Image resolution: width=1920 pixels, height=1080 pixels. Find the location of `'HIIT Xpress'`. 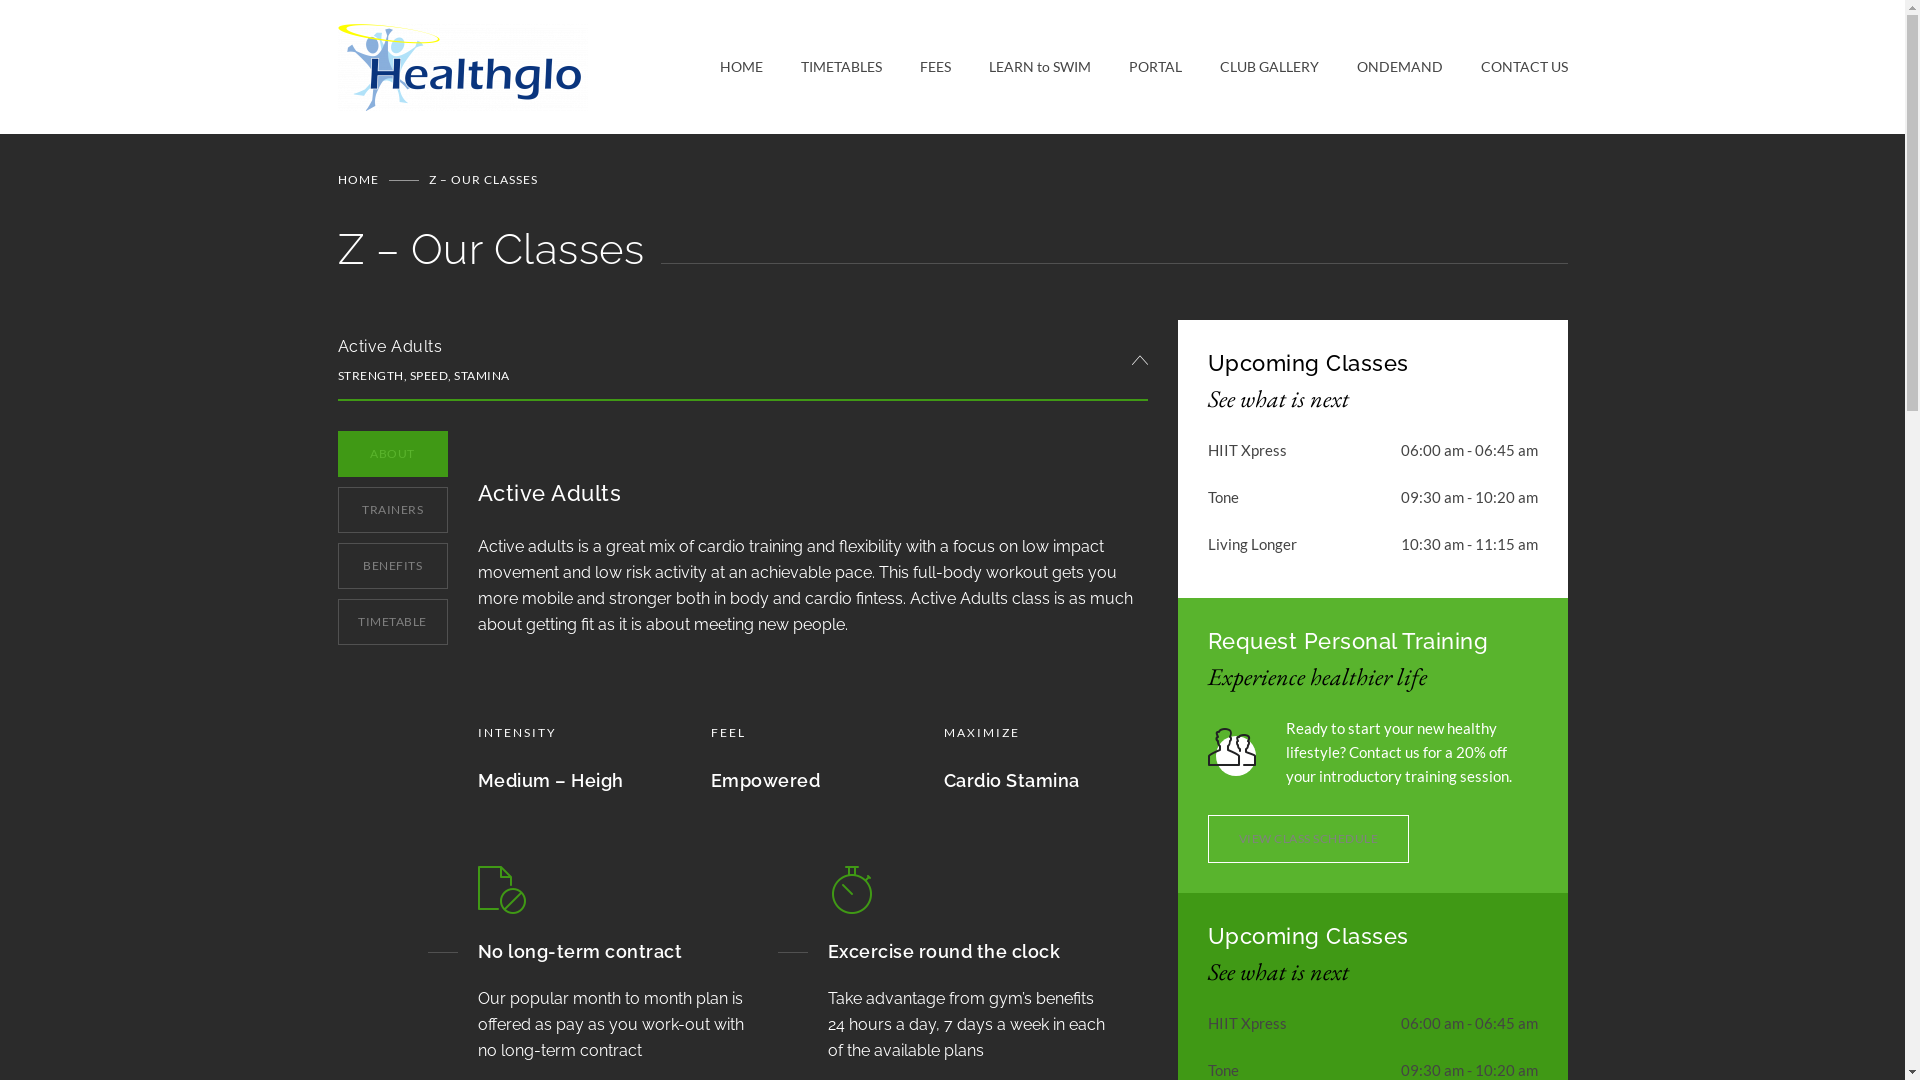

'HIIT Xpress' is located at coordinates (1246, 450).